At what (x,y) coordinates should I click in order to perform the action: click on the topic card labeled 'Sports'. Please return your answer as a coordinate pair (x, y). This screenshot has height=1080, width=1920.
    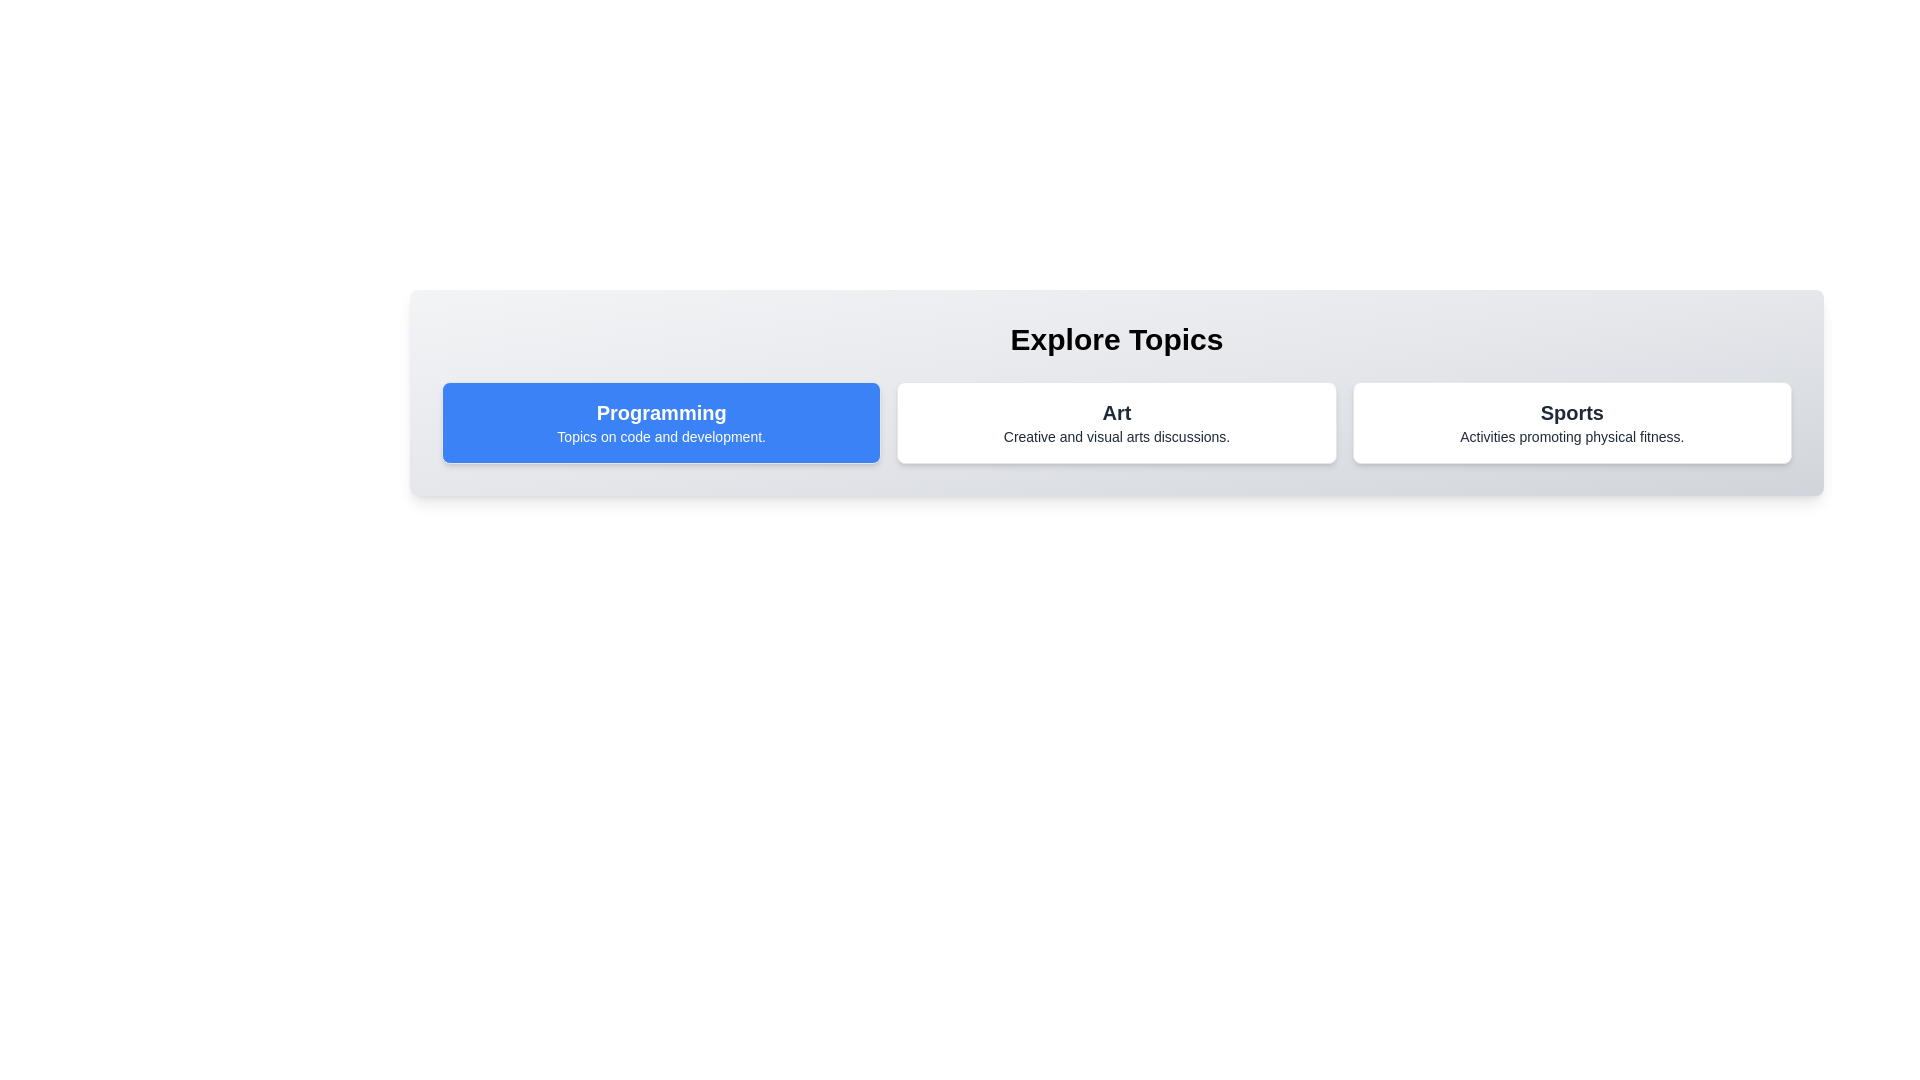
    Looking at the image, I should click on (1571, 422).